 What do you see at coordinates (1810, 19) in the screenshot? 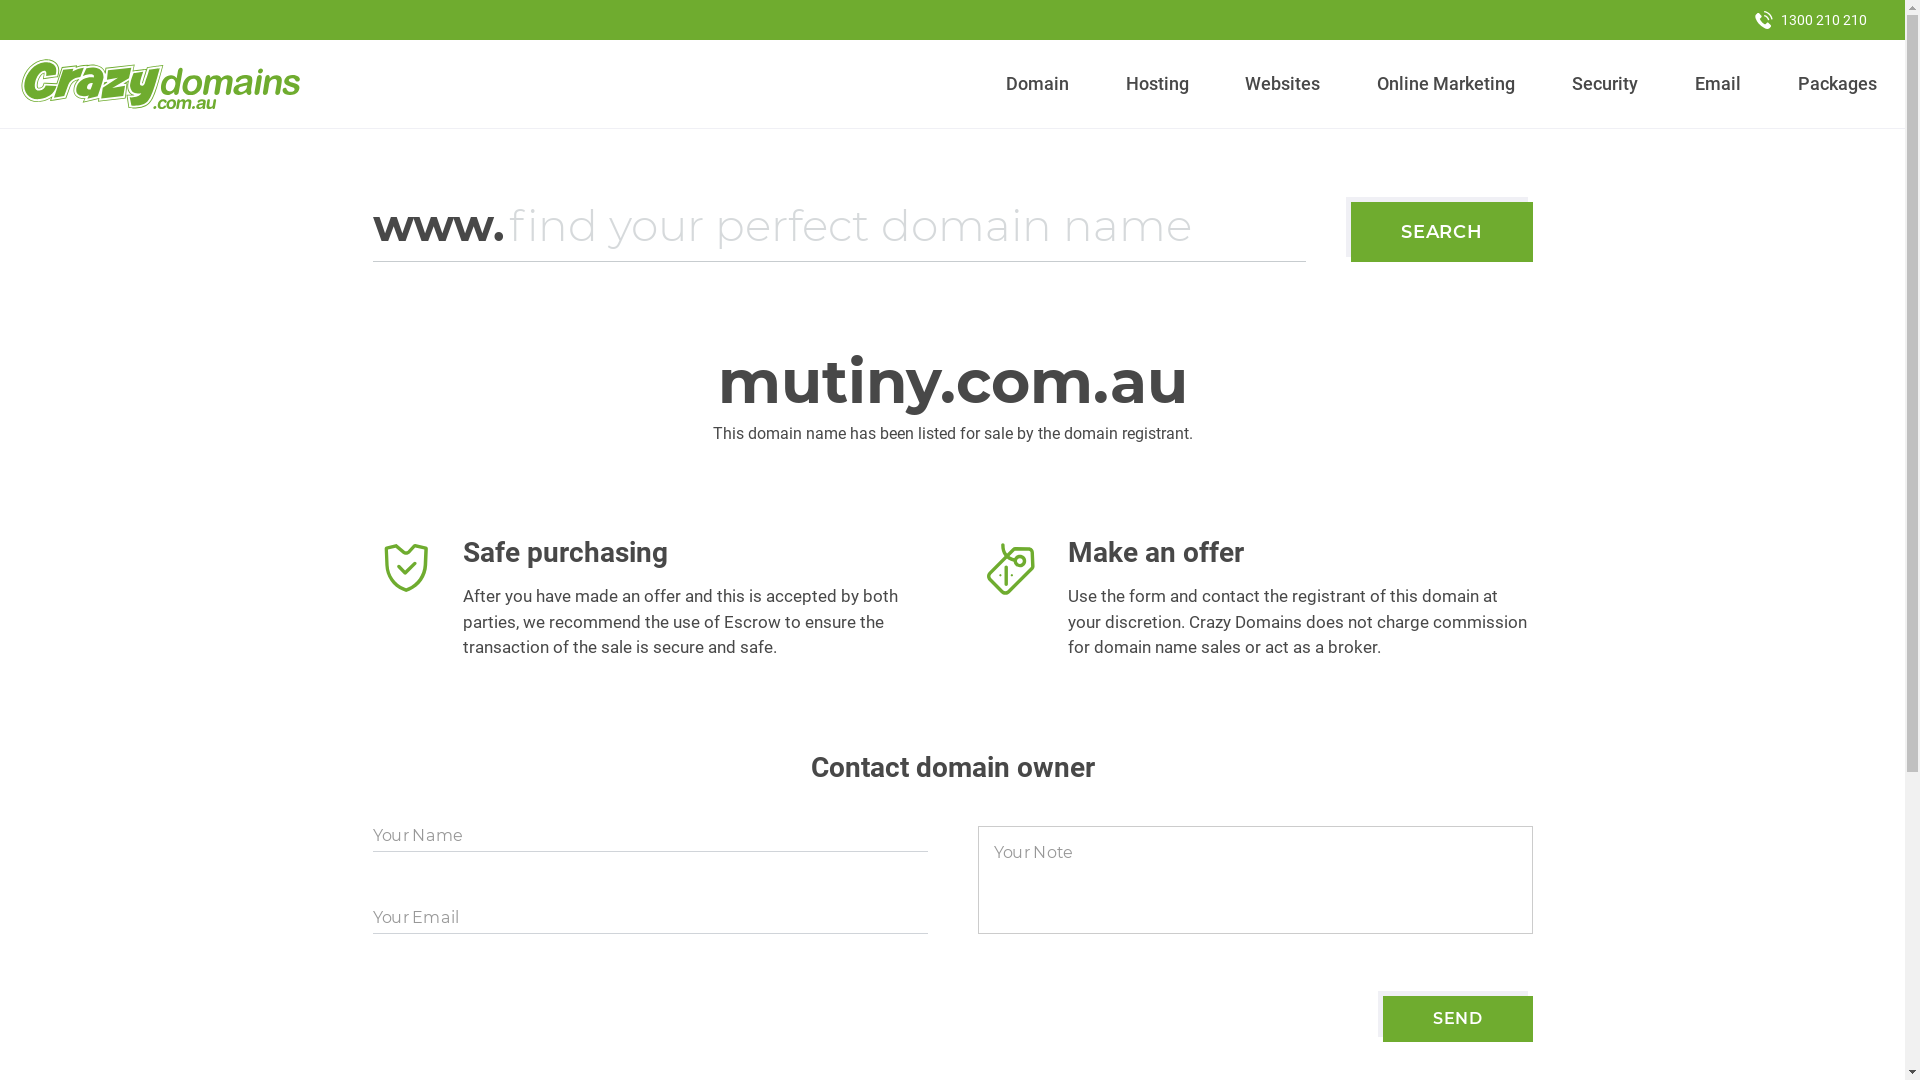
I see `'1300 210 210'` at bounding box center [1810, 19].